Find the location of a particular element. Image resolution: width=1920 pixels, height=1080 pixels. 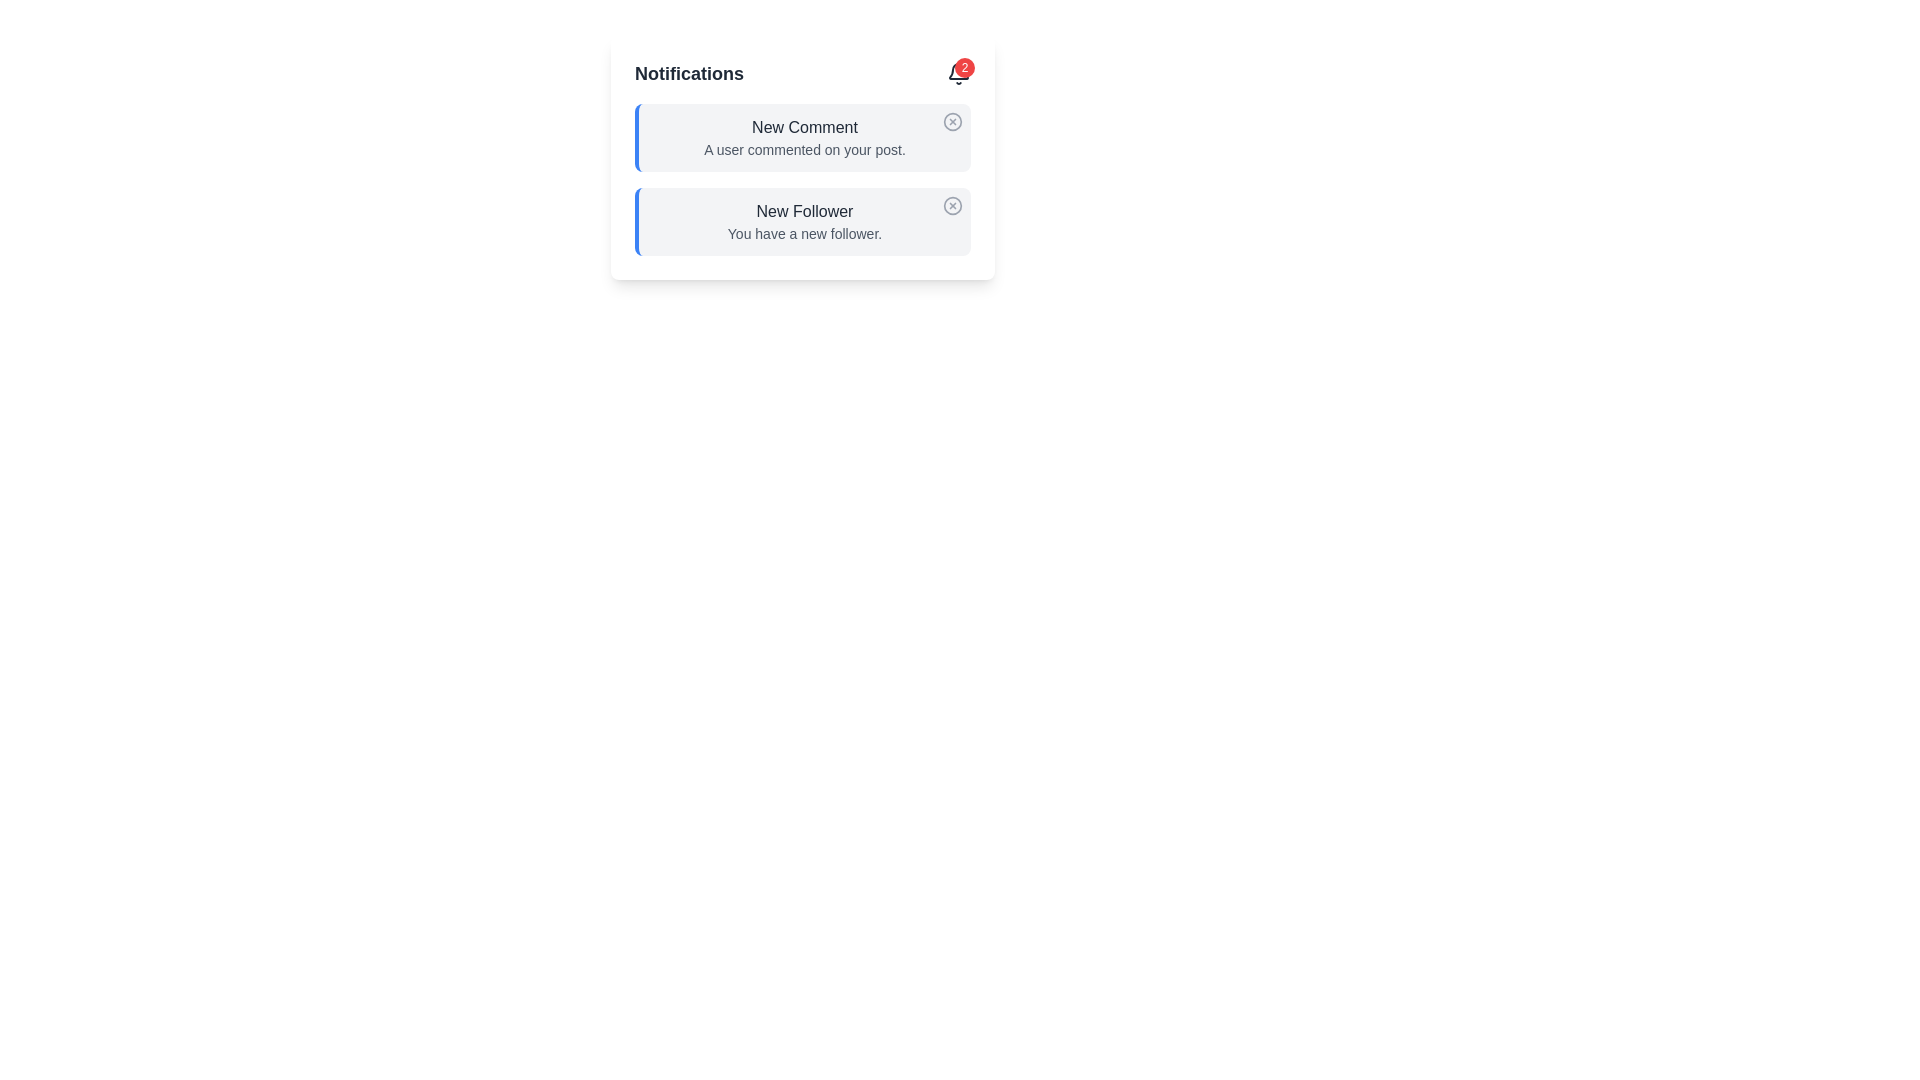

the close button located is located at coordinates (952, 205).